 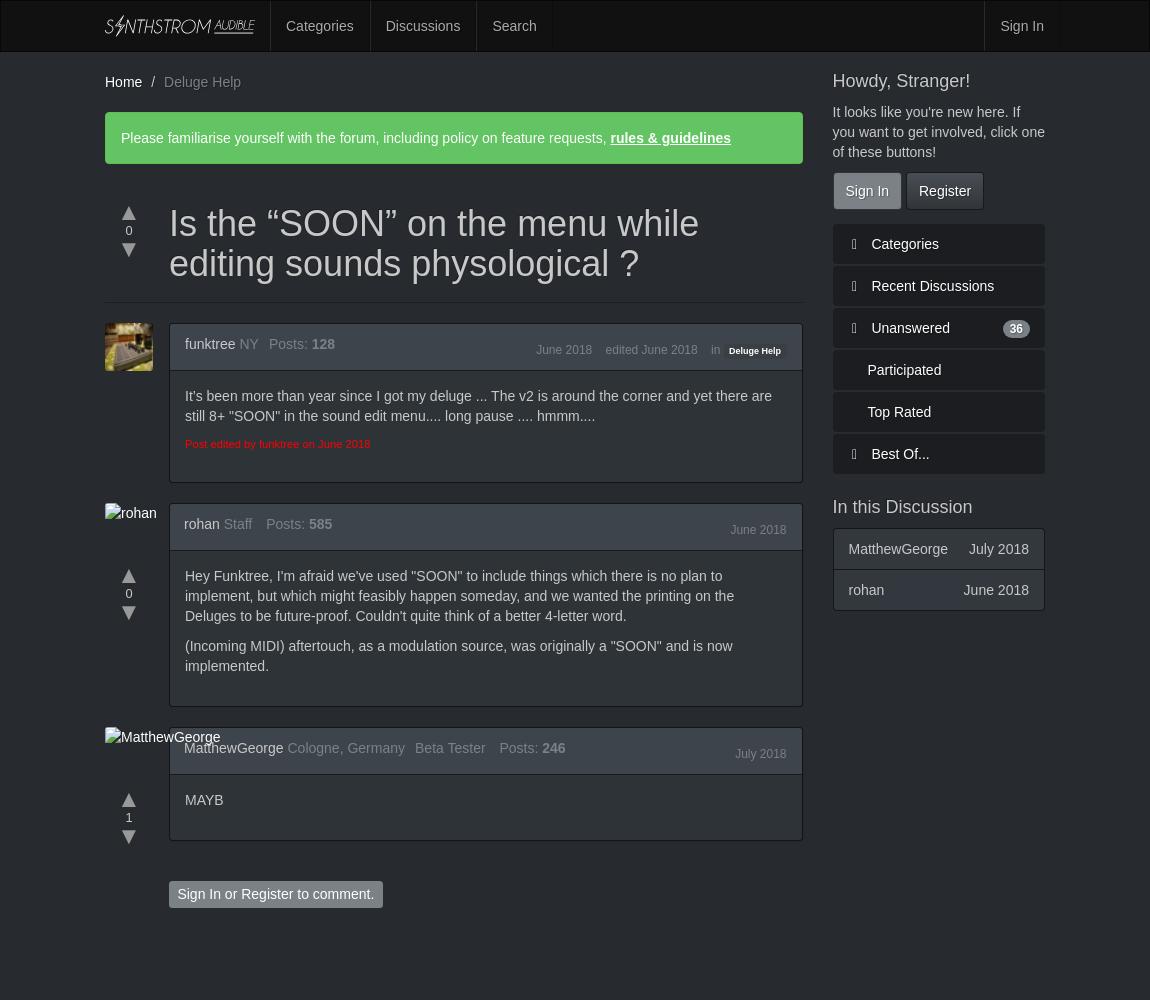 What do you see at coordinates (323, 343) in the screenshot?
I see `'128'` at bounding box center [323, 343].